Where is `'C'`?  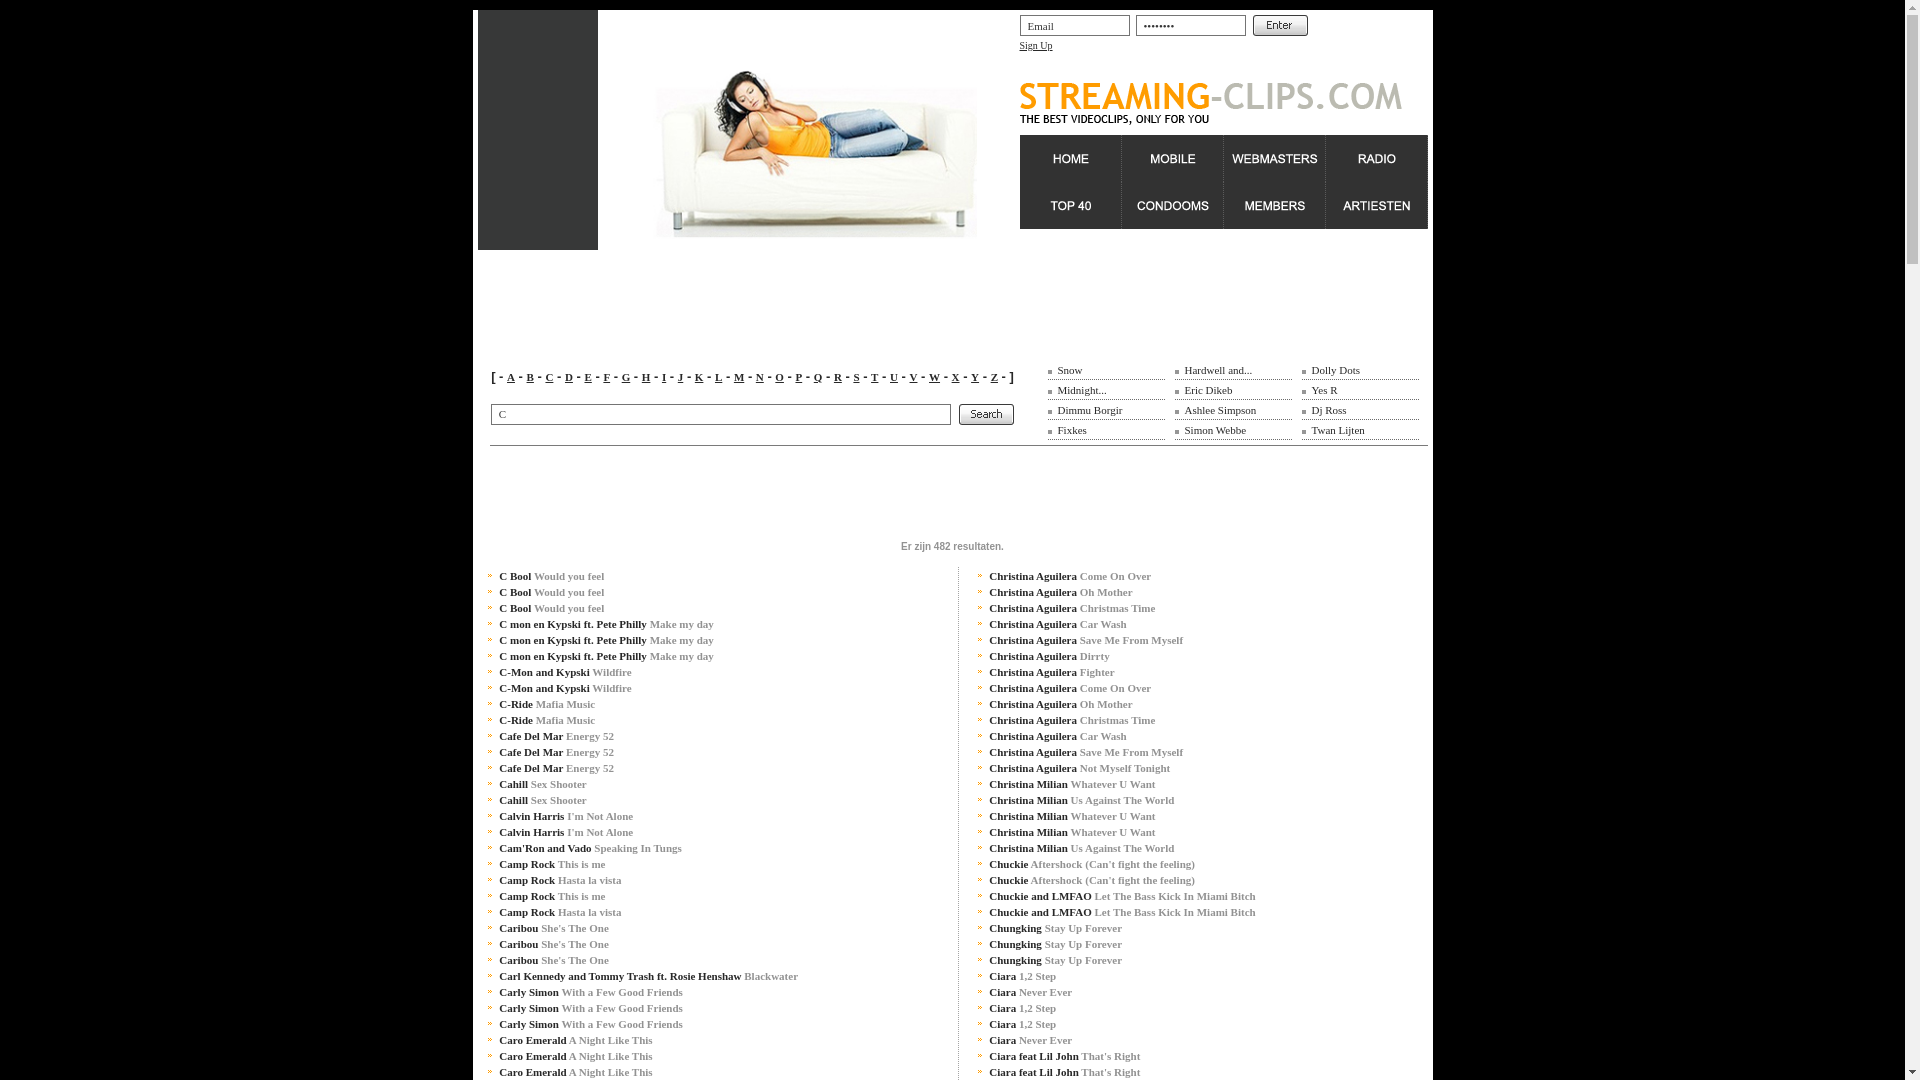 'C' is located at coordinates (548, 377).